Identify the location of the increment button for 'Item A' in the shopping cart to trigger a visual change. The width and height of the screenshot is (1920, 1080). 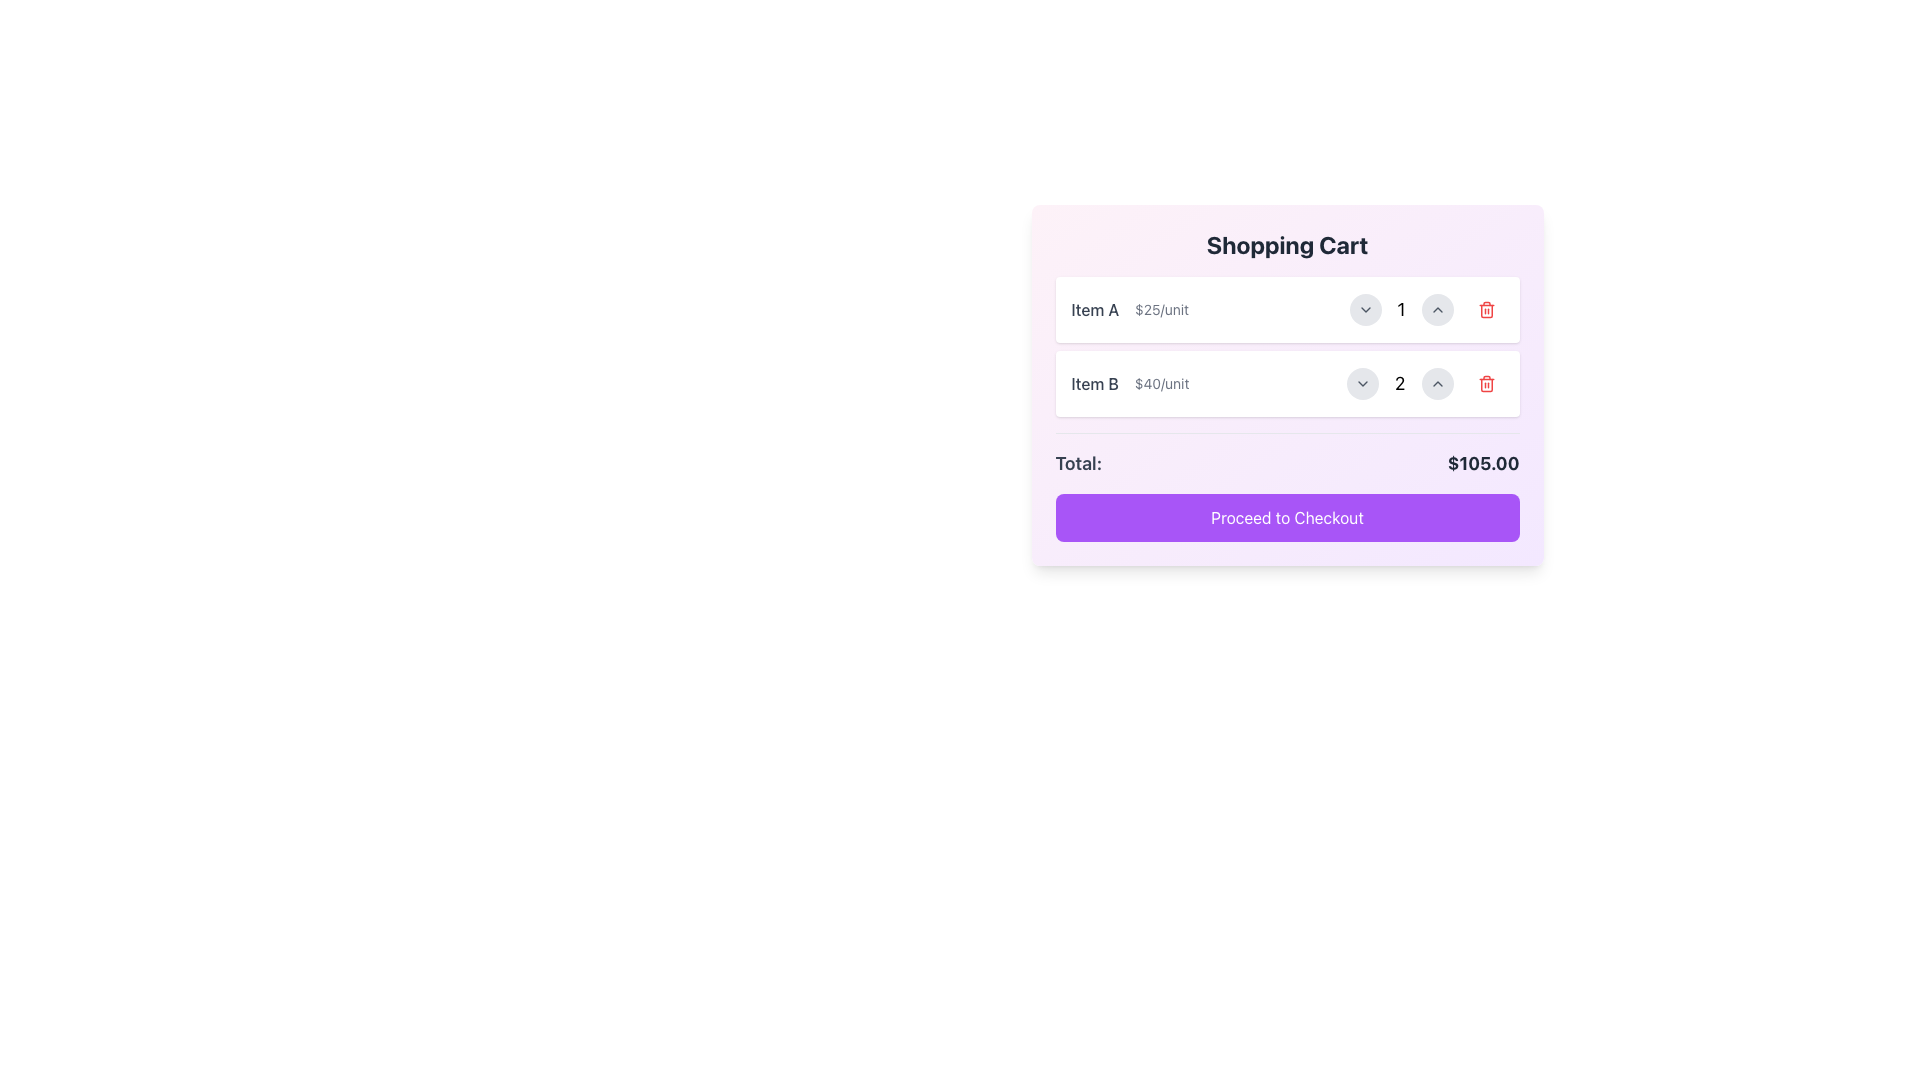
(1436, 309).